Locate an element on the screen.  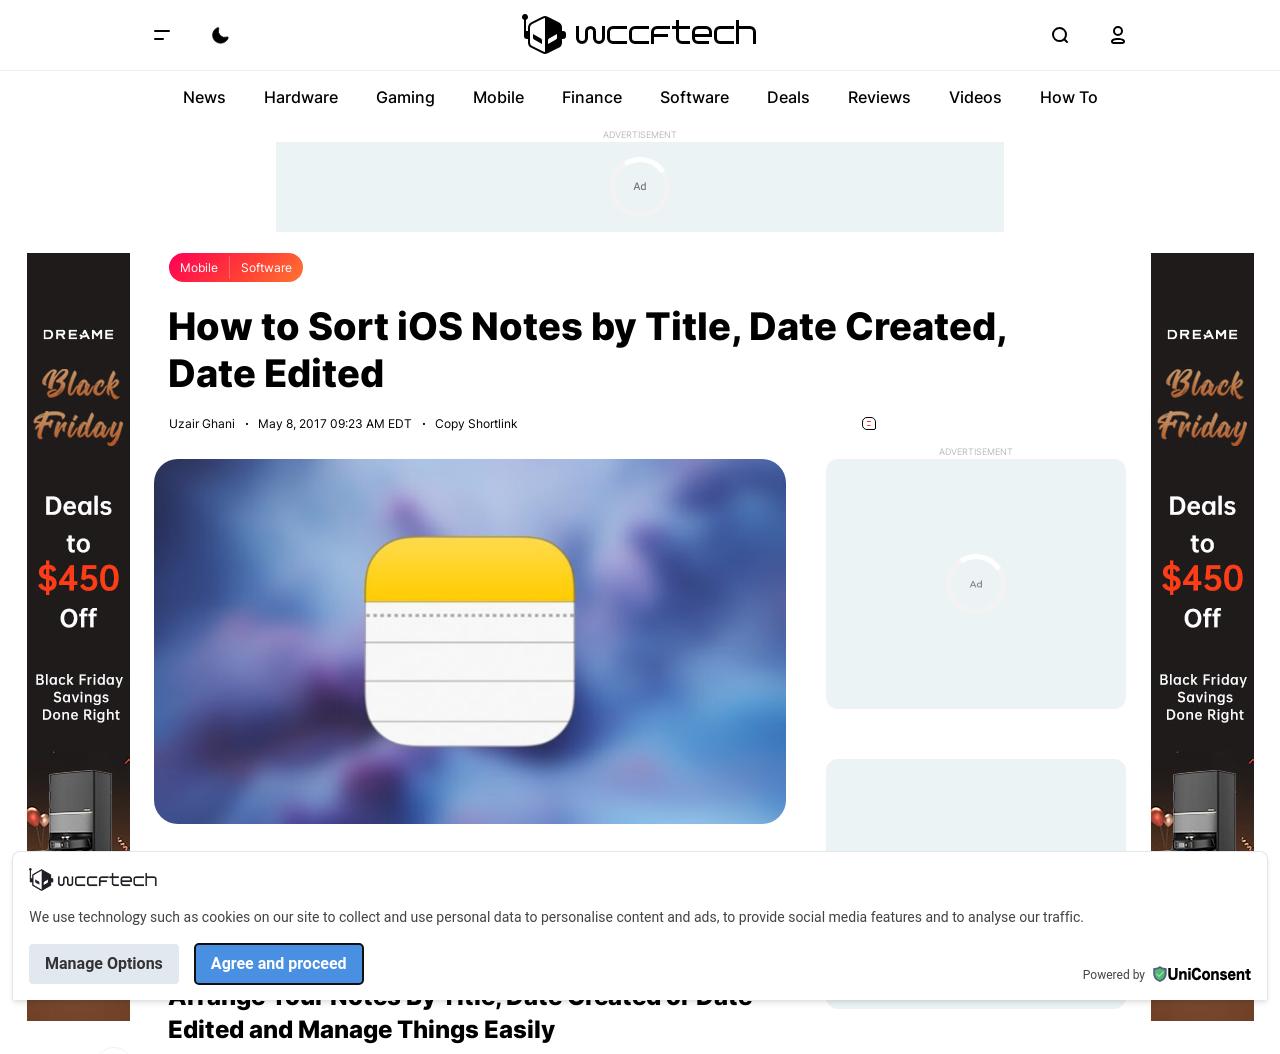
'Hardware' is located at coordinates (299, 95).